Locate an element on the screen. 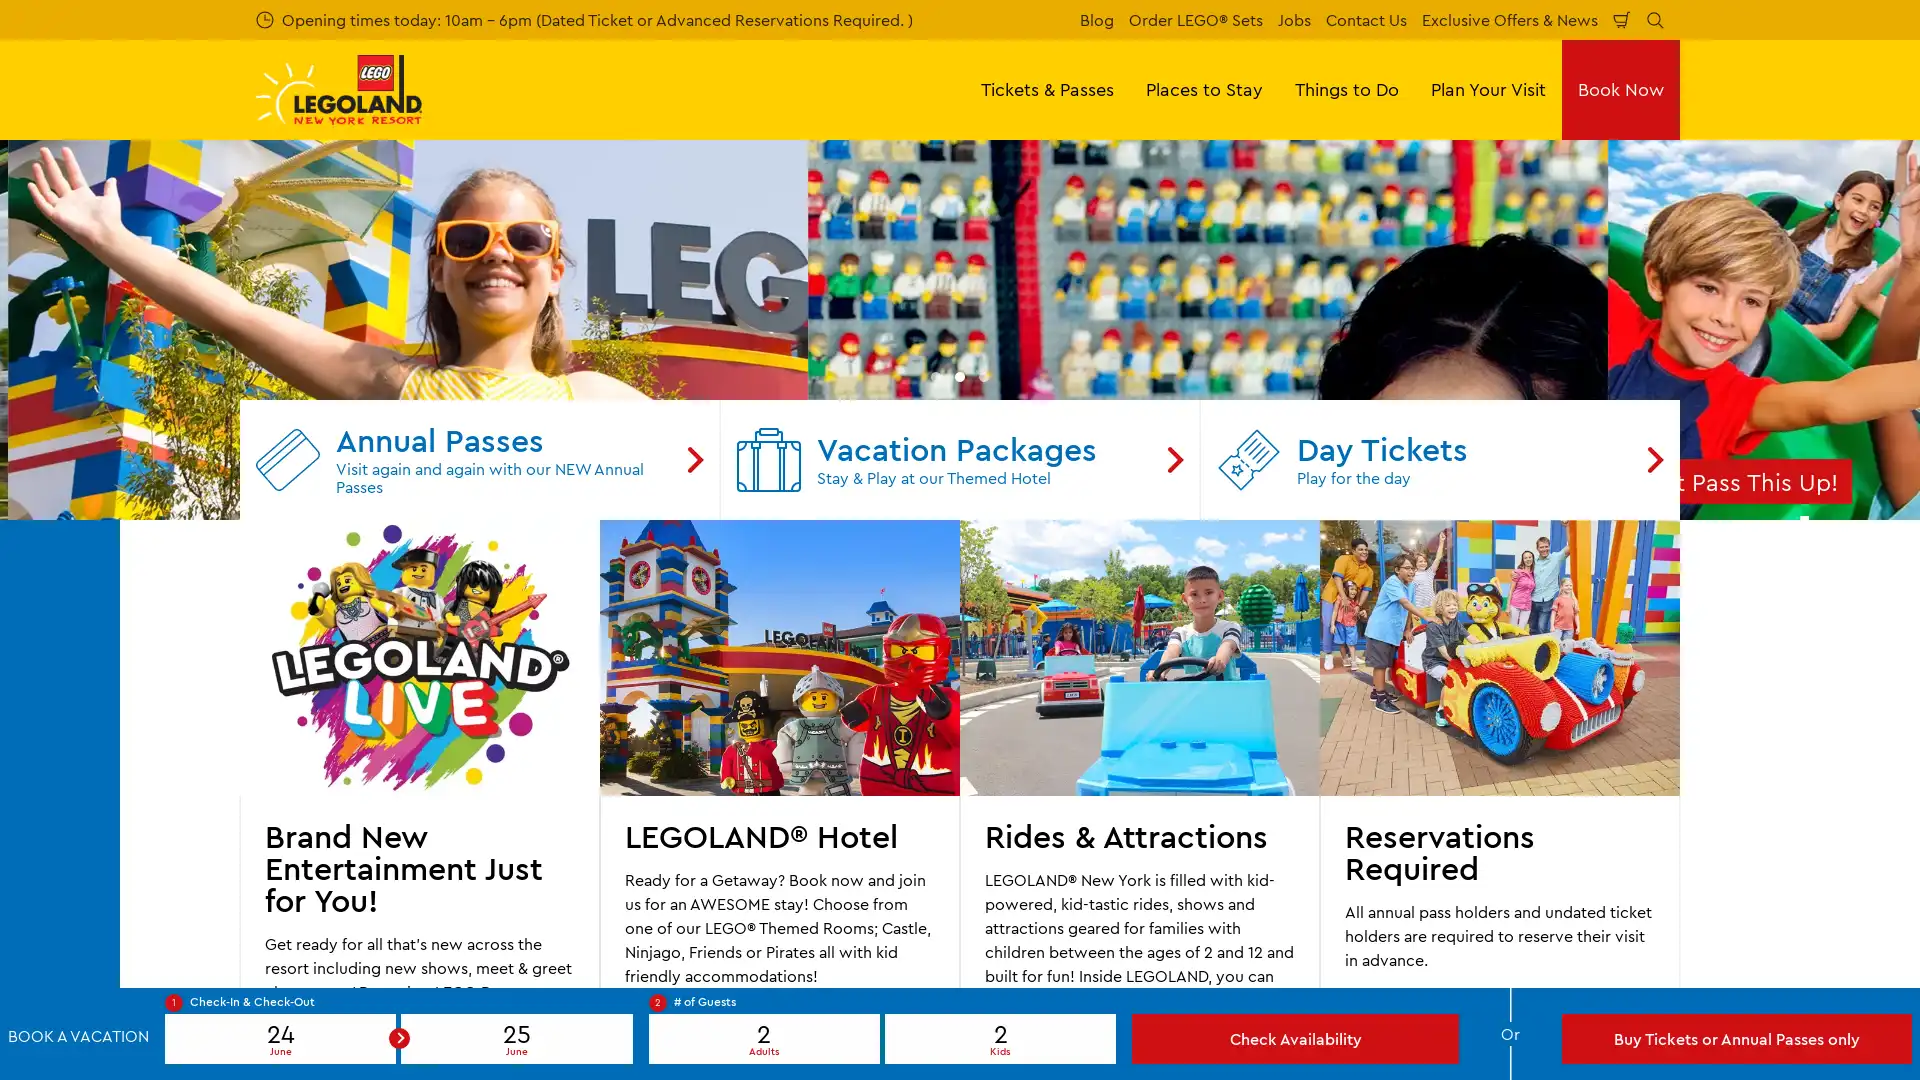  Plan Your Visit is located at coordinates (1488, 88).